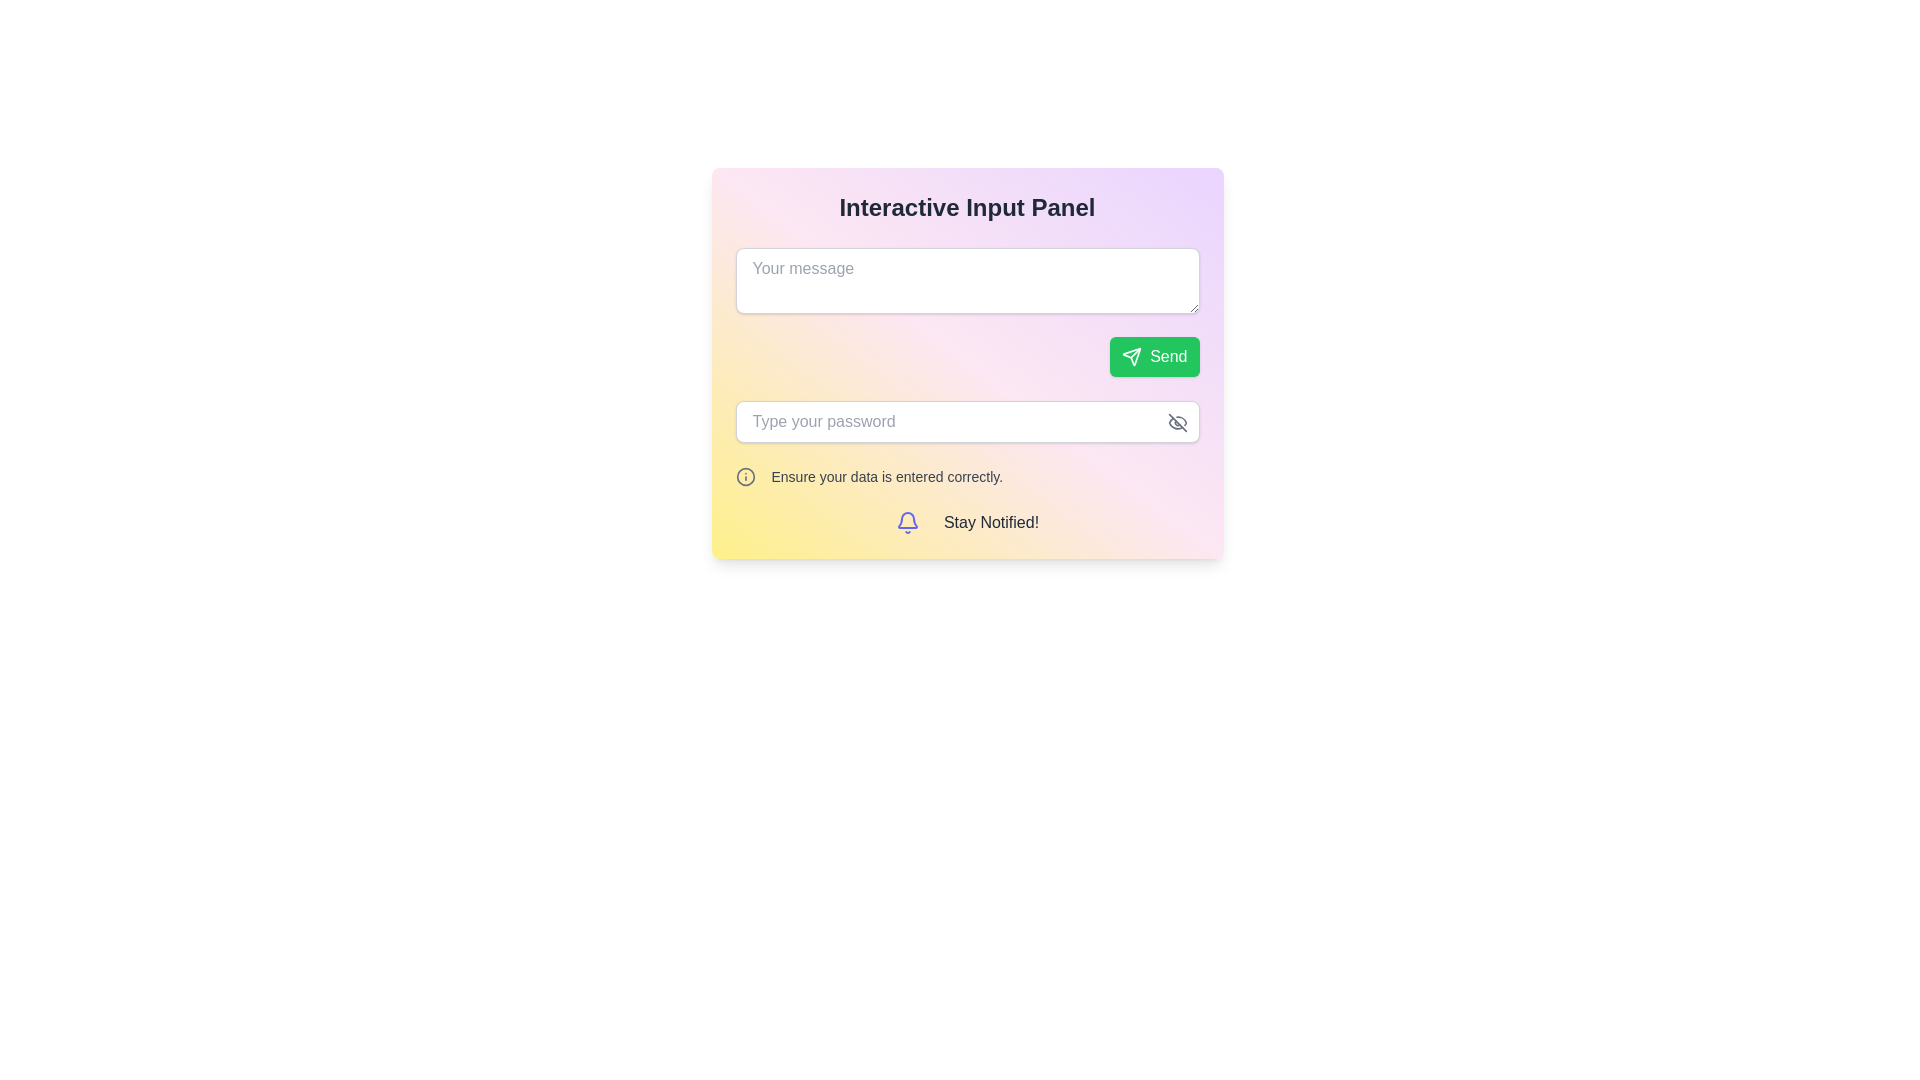 The width and height of the screenshot is (1920, 1080). Describe the element at coordinates (1168, 356) in the screenshot. I see `the text label within the green button that submits a message, located to the right of the text input field labeled 'Your message'` at that location.